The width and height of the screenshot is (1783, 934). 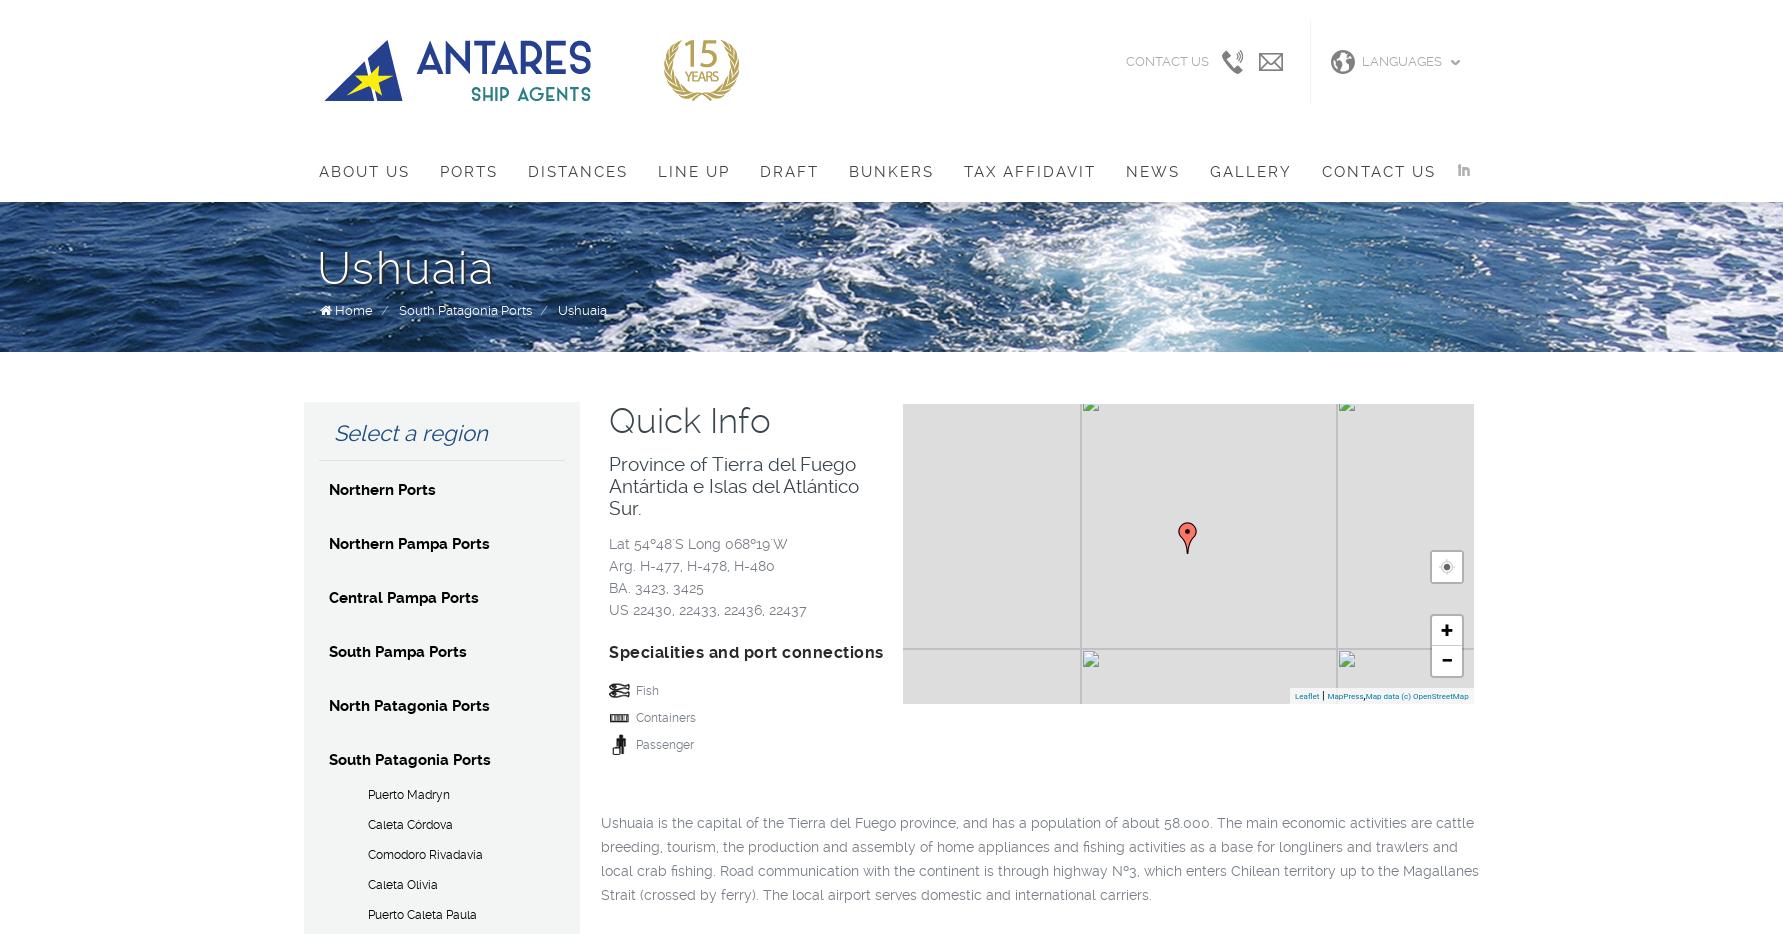 I want to click on 'News', so click(x=1150, y=172).